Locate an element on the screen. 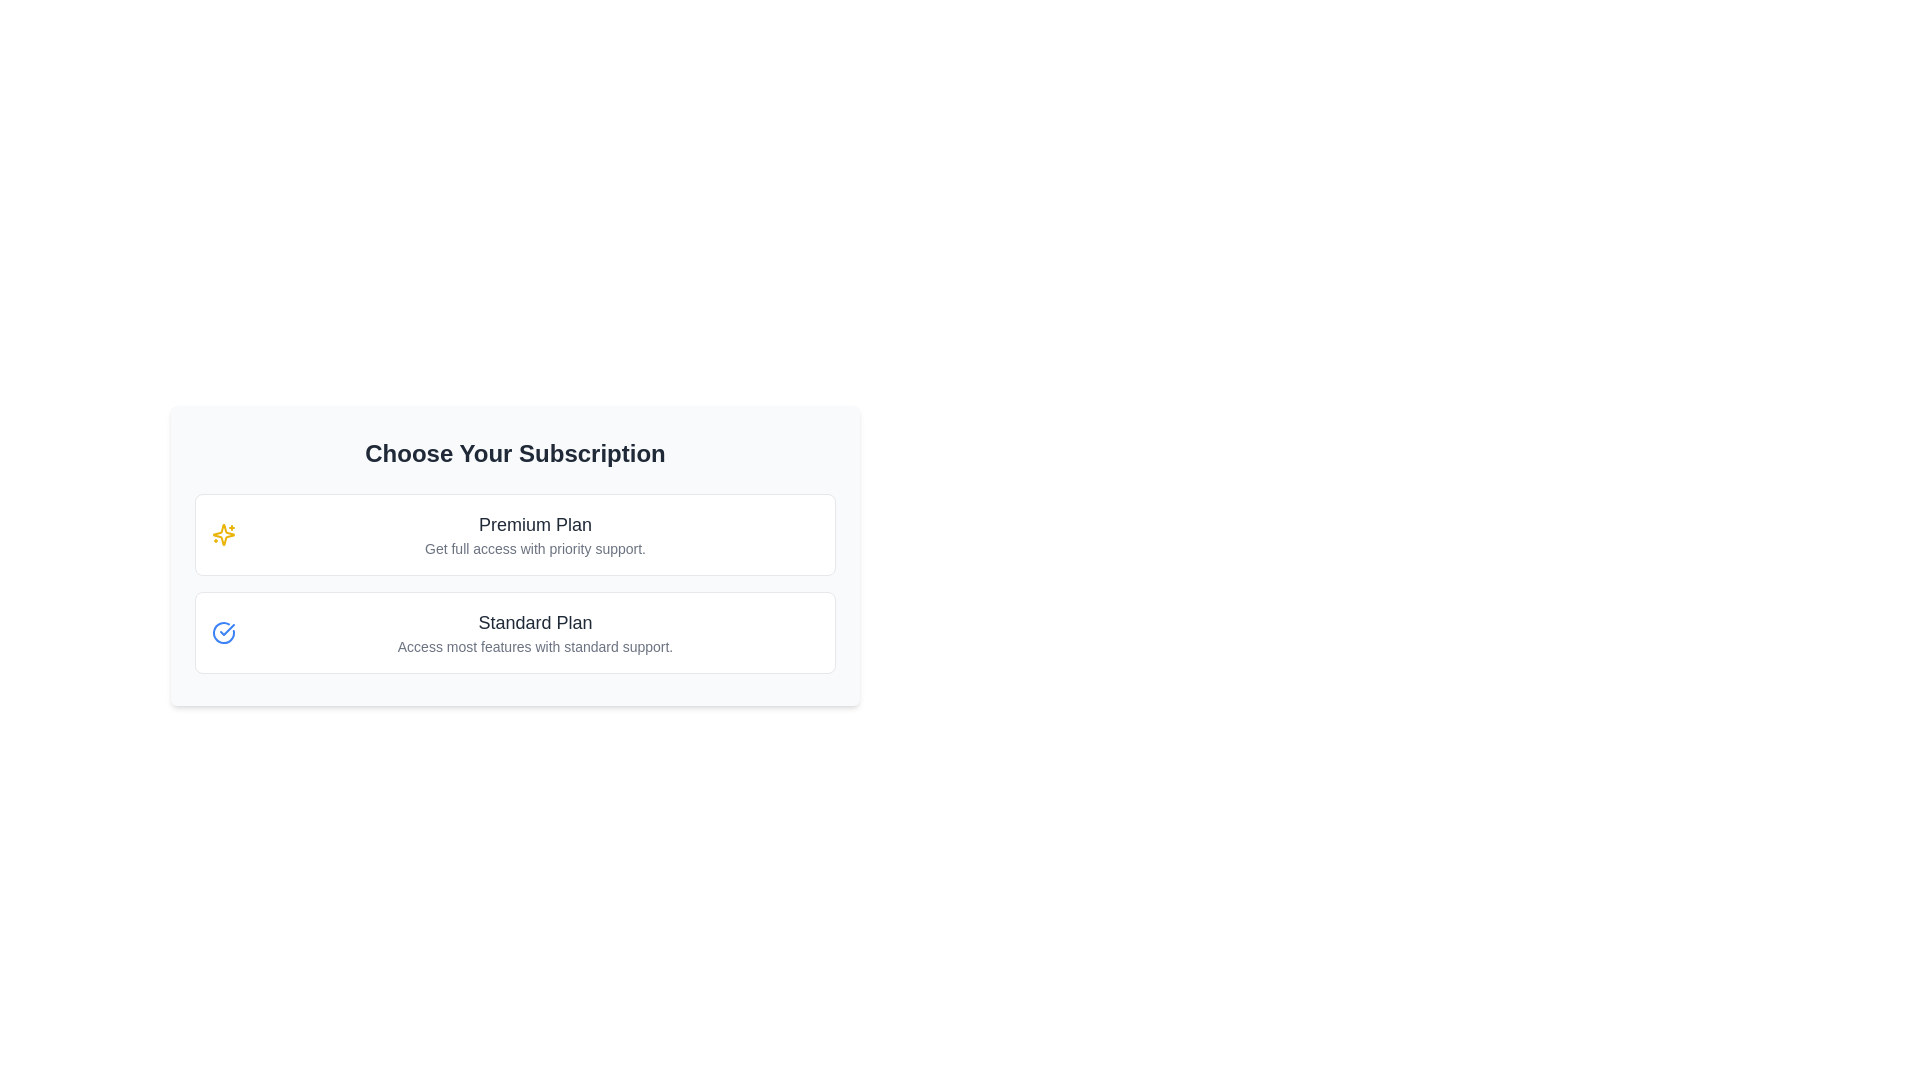  text label 'Standard Plan', which is styled in a medium-sized, bold font and located in the subscription option section is located at coordinates (535, 622).